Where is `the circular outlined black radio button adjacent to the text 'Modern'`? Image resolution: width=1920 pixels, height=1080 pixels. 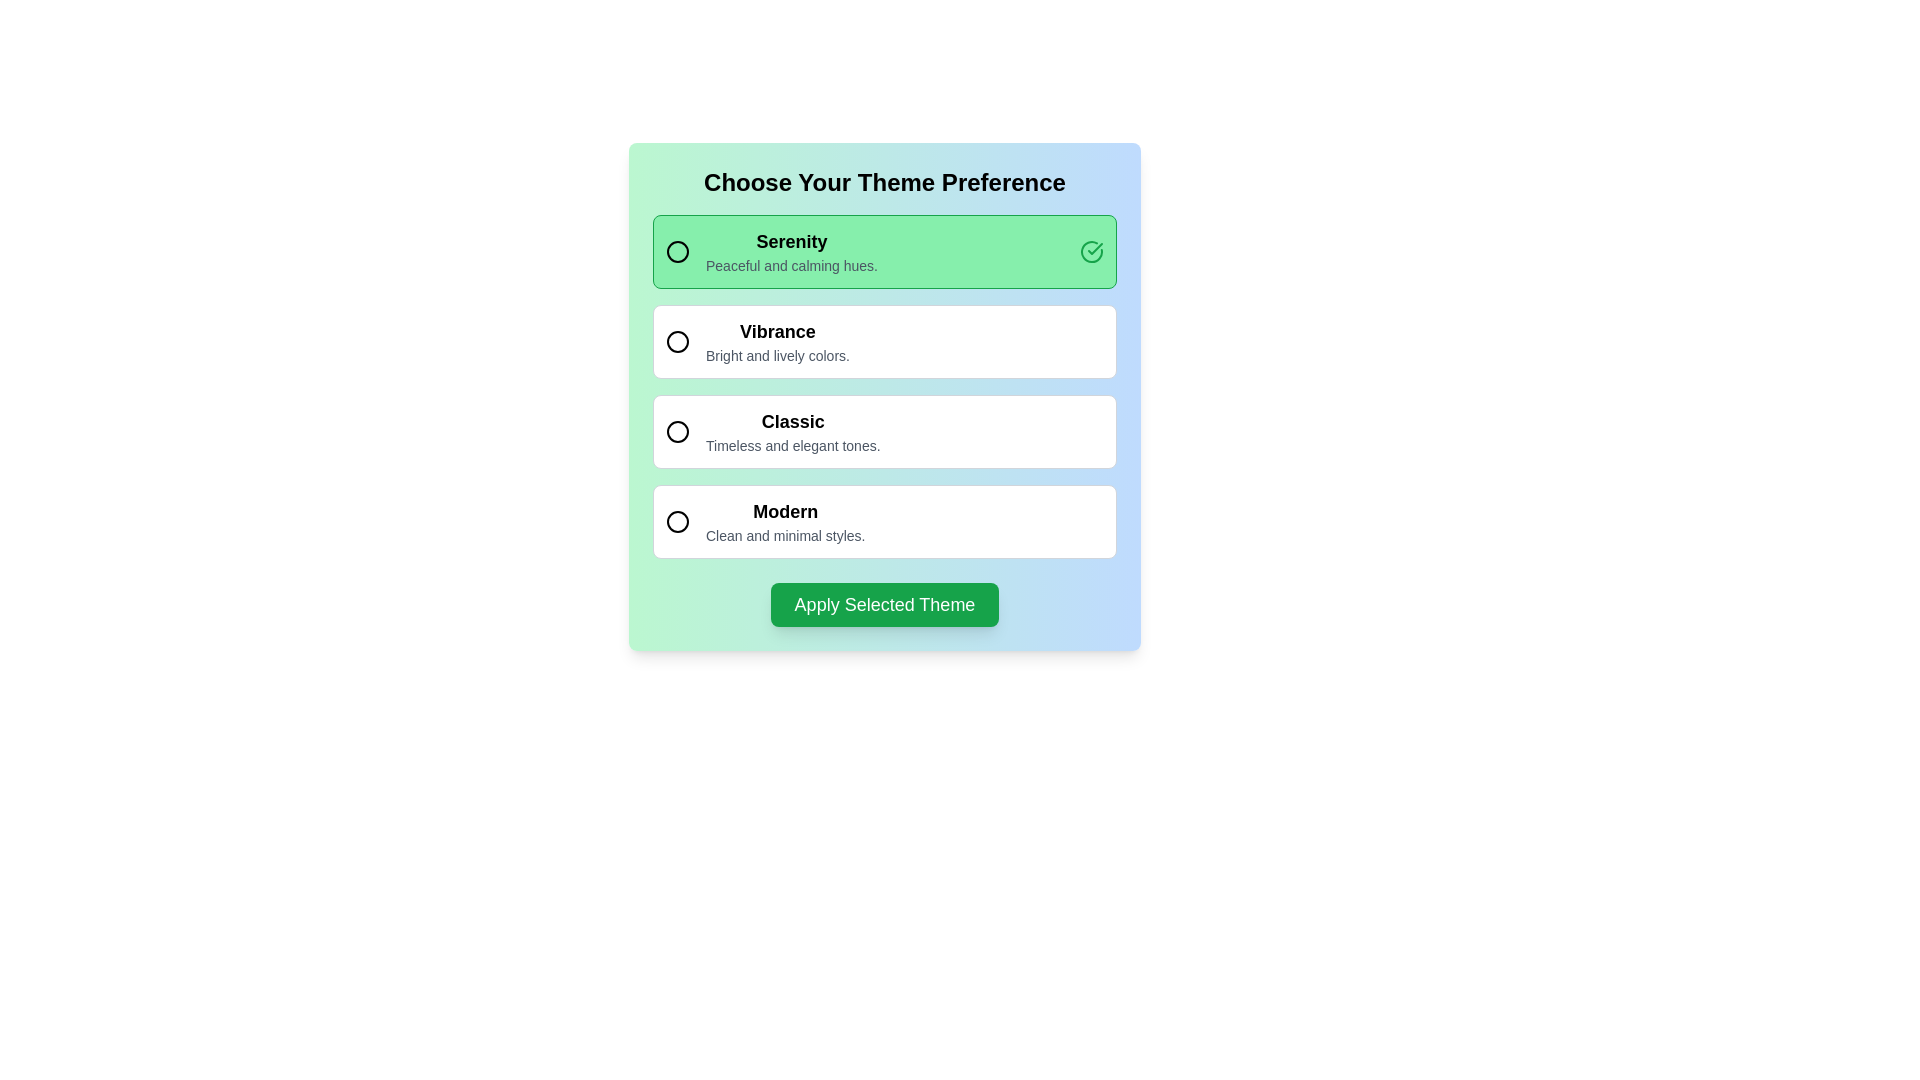 the circular outlined black radio button adjacent to the text 'Modern' is located at coordinates (677, 520).